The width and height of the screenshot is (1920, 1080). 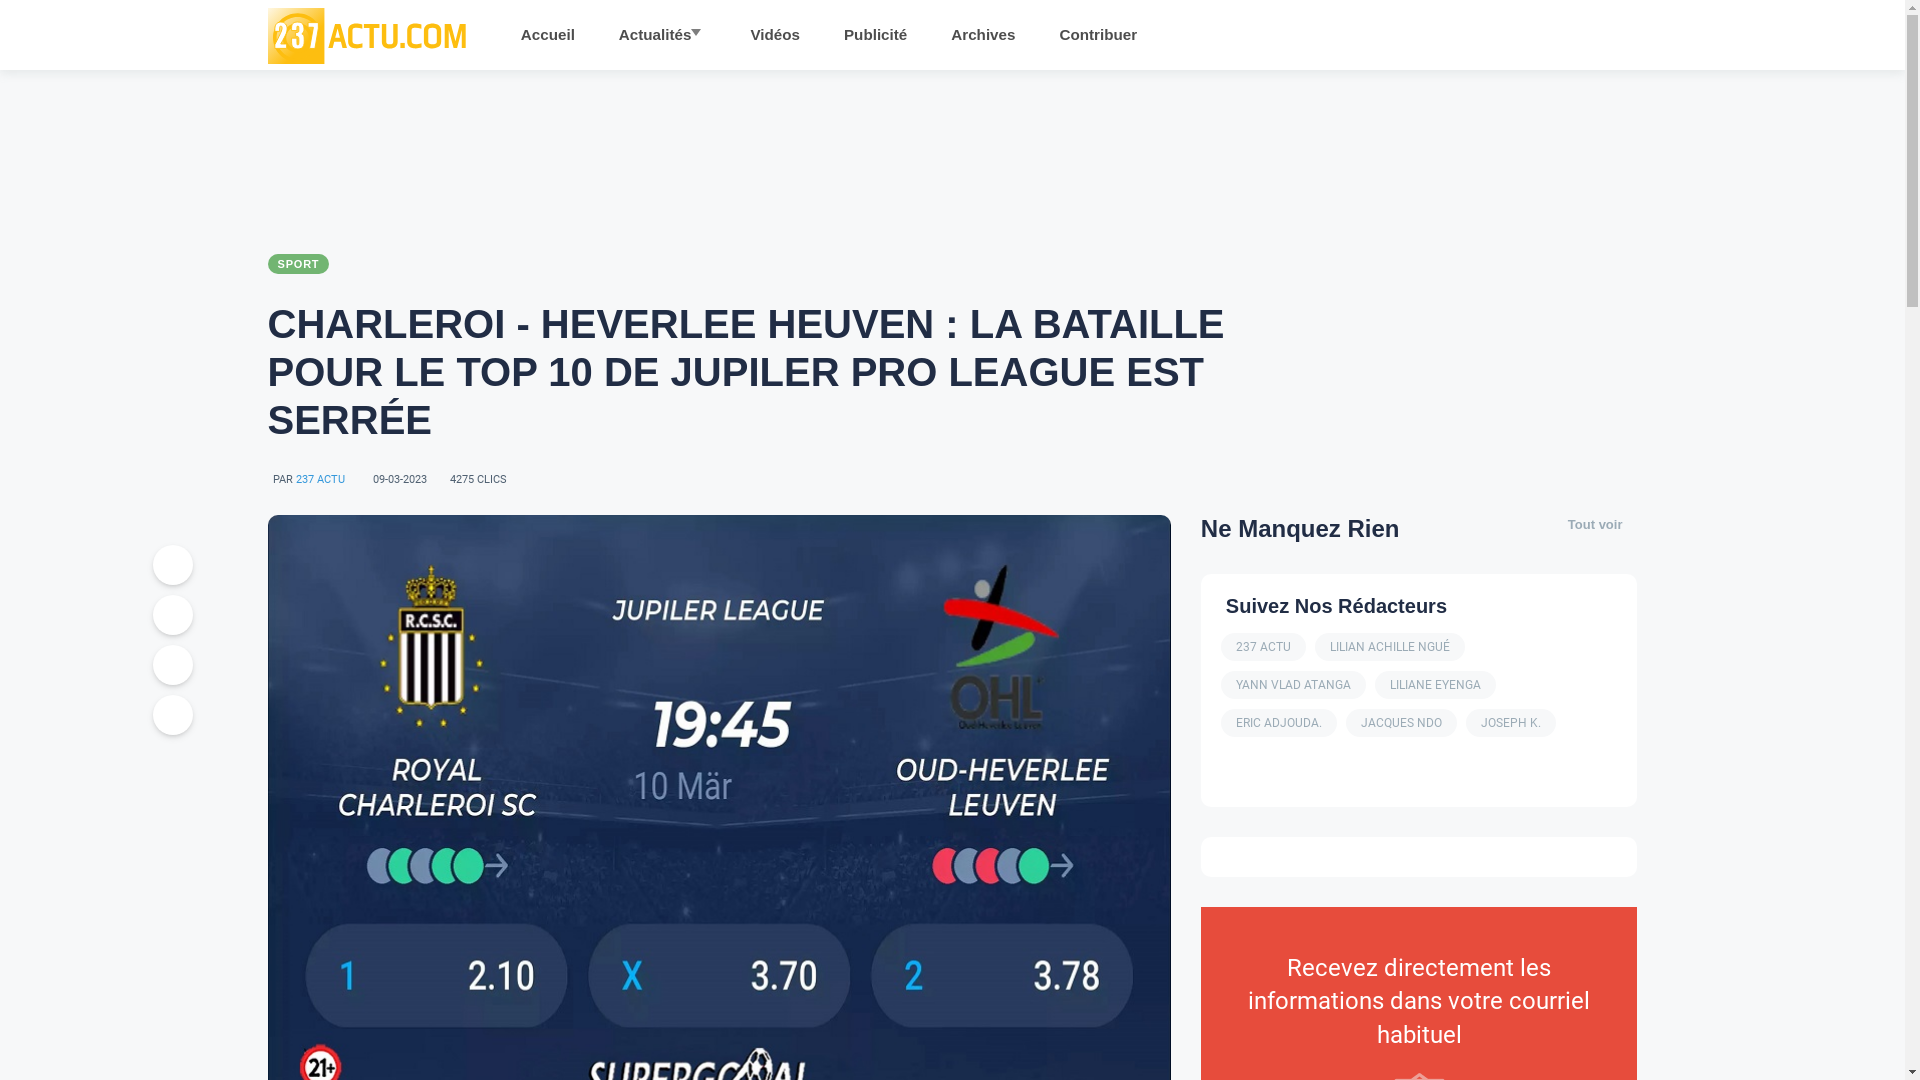 What do you see at coordinates (983, 42) in the screenshot?
I see `'Archives'` at bounding box center [983, 42].